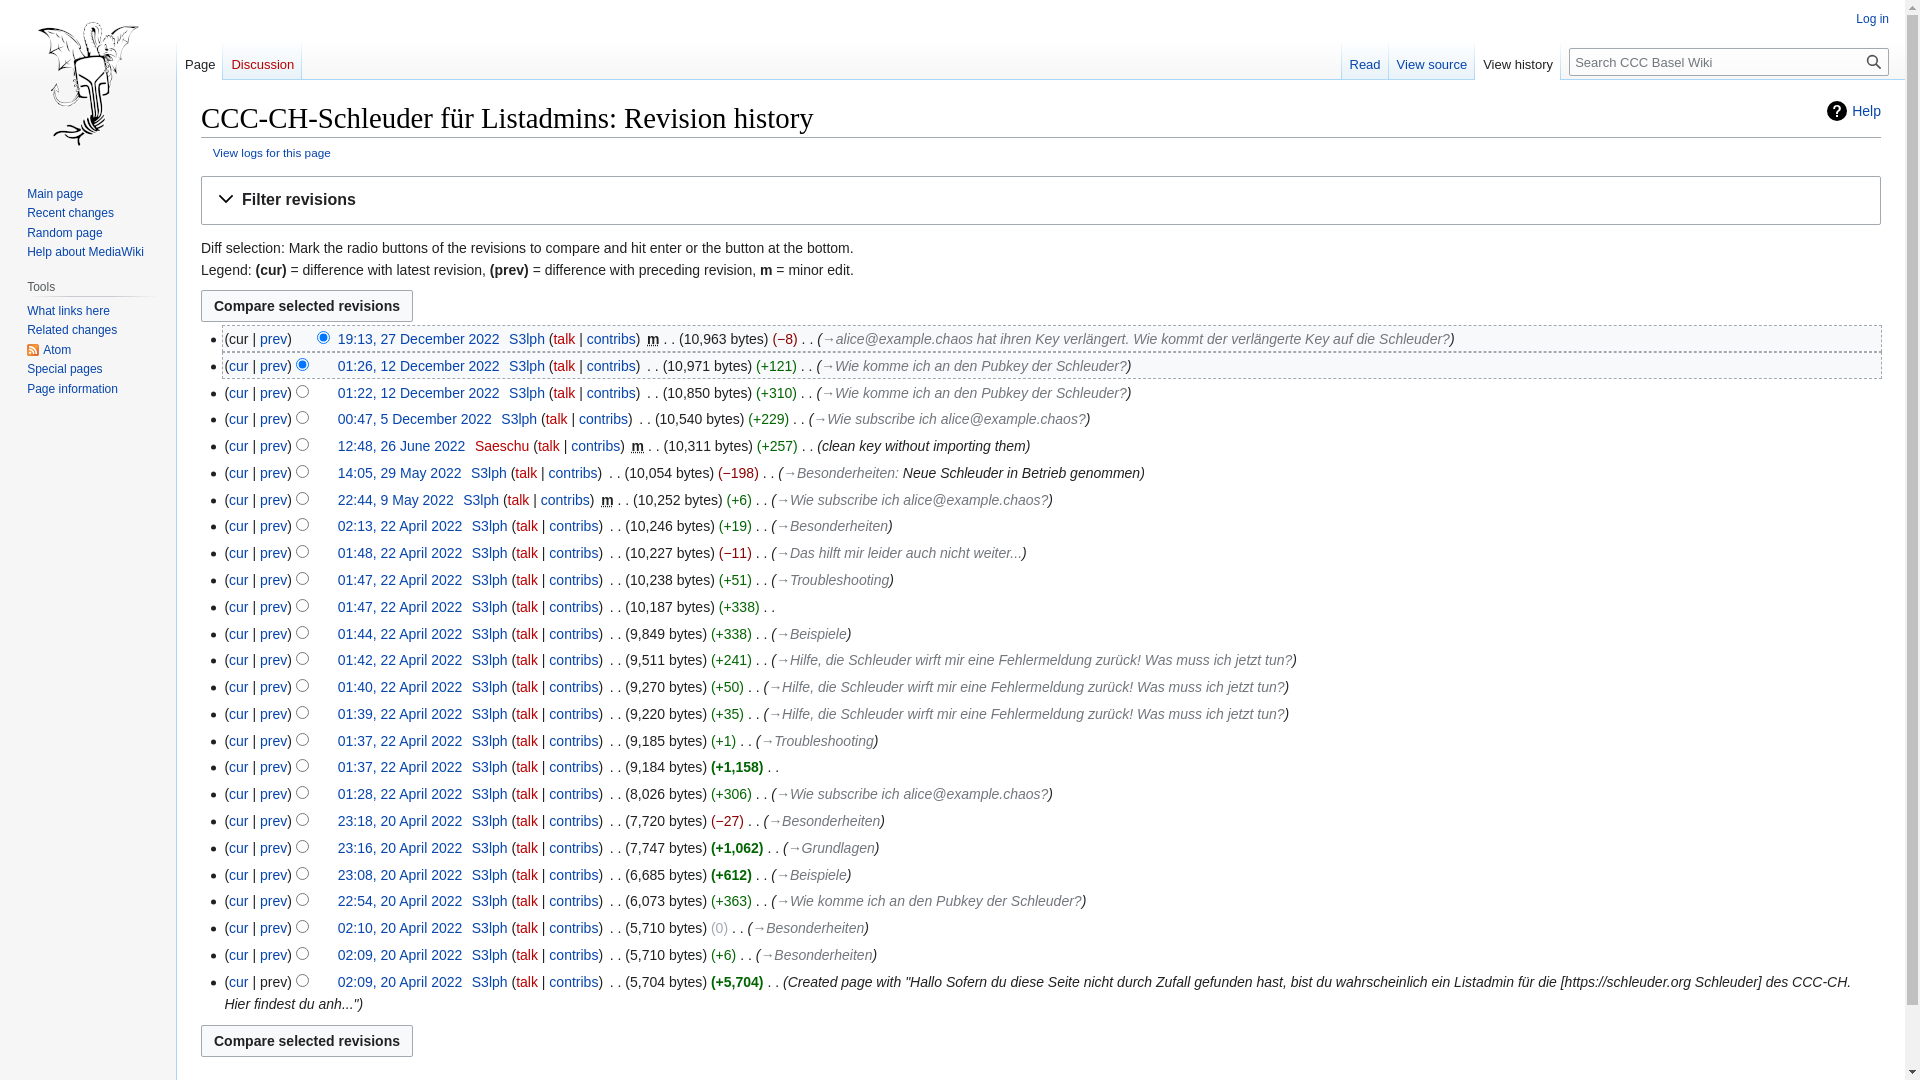 Image resolution: width=1920 pixels, height=1080 pixels. Describe the element at coordinates (1852, 111) in the screenshot. I see `'Help'` at that location.